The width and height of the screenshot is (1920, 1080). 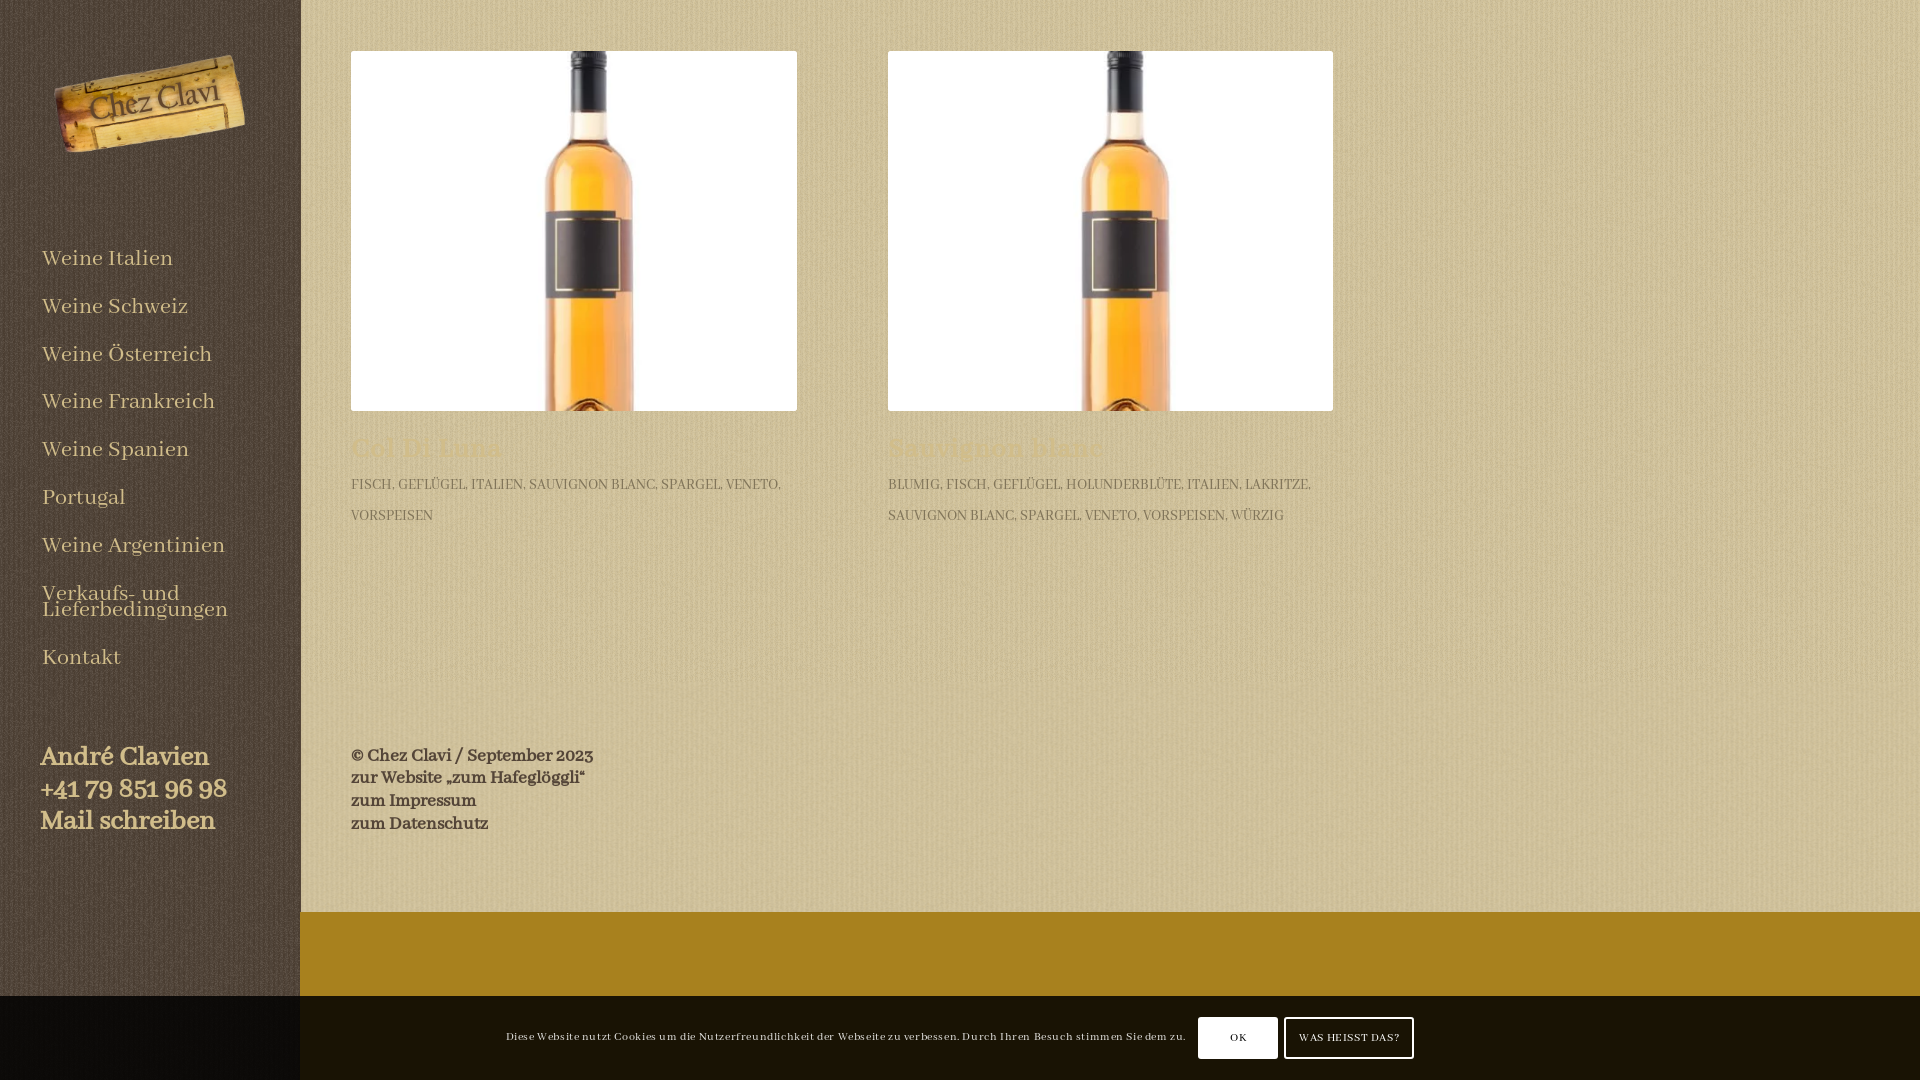 What do you see at coordinates (1109, 230) in the screenshot?
I see `'Sauvignon blanc'` at bounding box center [1109, 230].